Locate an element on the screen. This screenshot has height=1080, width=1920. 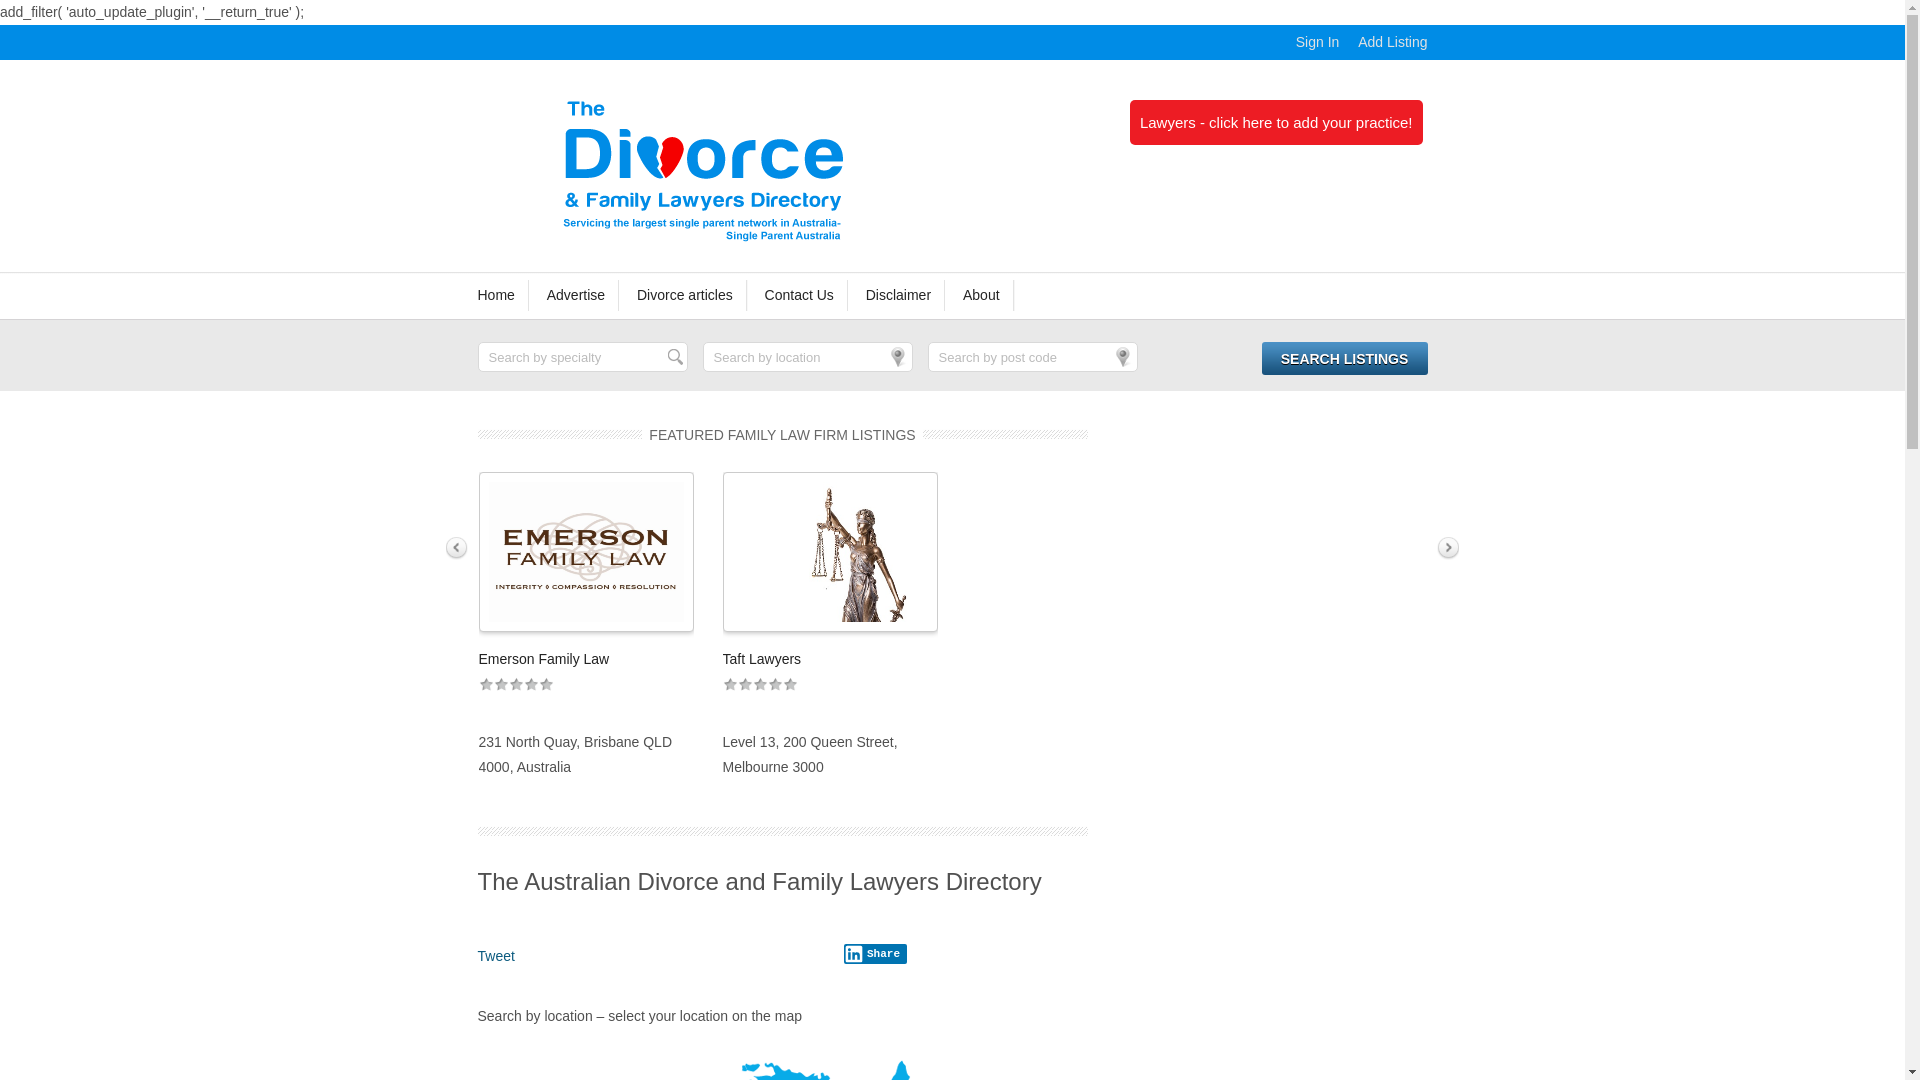
'About' is located at coordinates (982, 295).